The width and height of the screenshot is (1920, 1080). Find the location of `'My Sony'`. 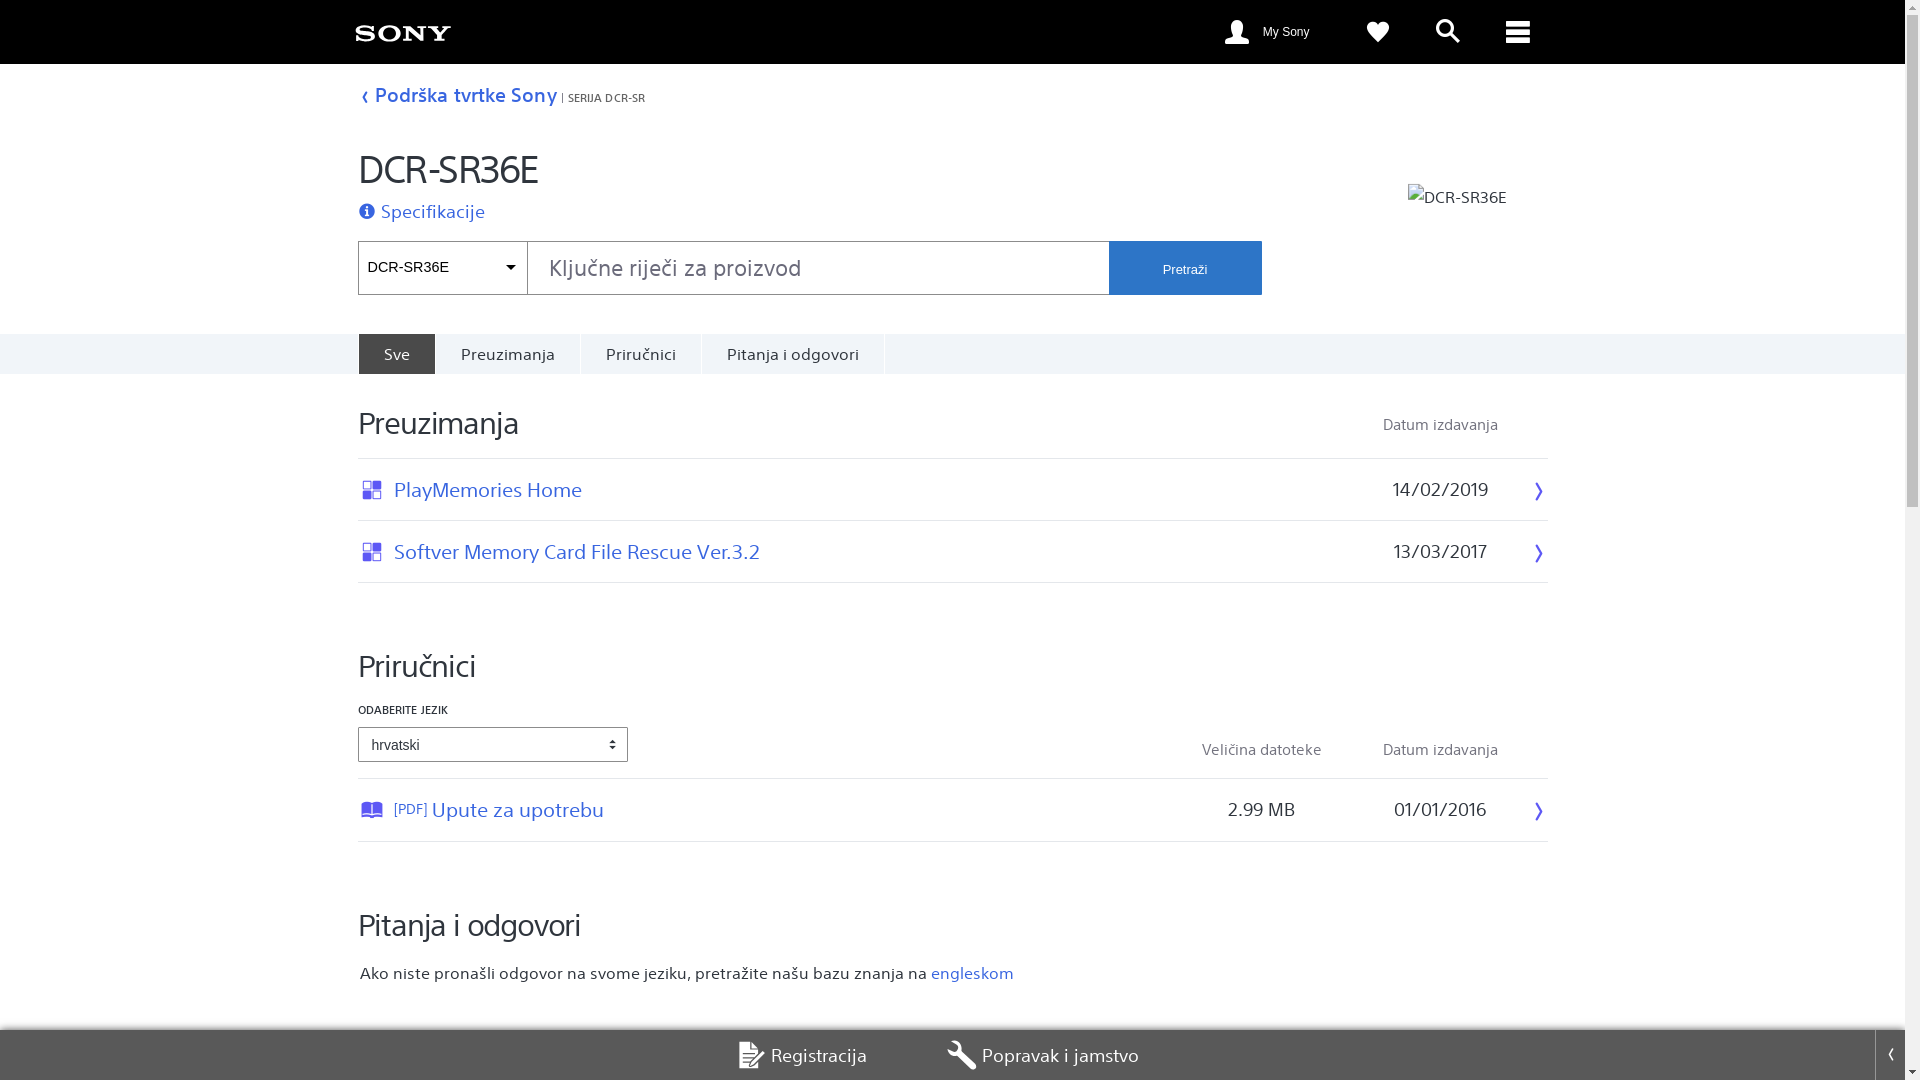

'My Sony' is located at coordinates (1272, 31).